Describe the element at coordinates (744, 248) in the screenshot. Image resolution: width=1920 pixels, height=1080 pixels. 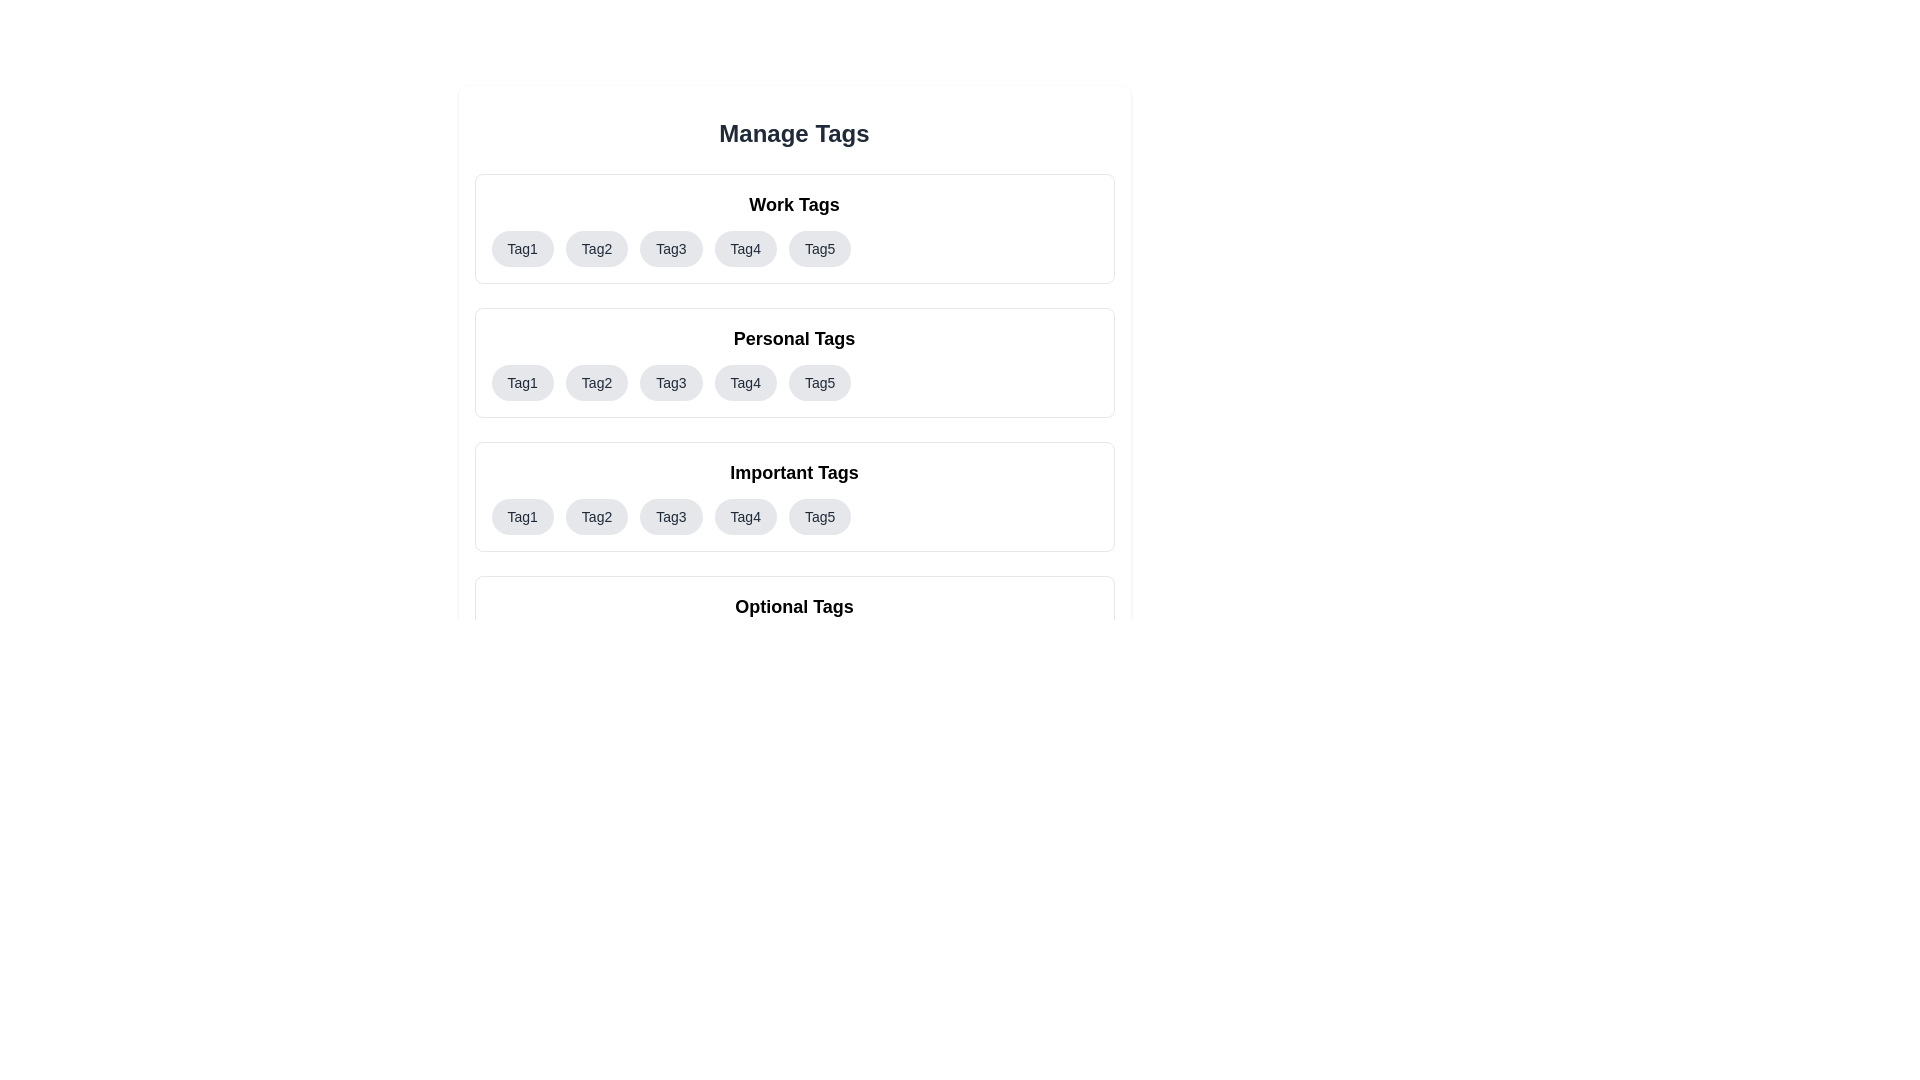
I see `the 'Tag4' button, which is a rounded rectangular button with dark gray text on a light gray background, located in the 'Work Tags' section underneath the 'Manage Tags' header` at that location.